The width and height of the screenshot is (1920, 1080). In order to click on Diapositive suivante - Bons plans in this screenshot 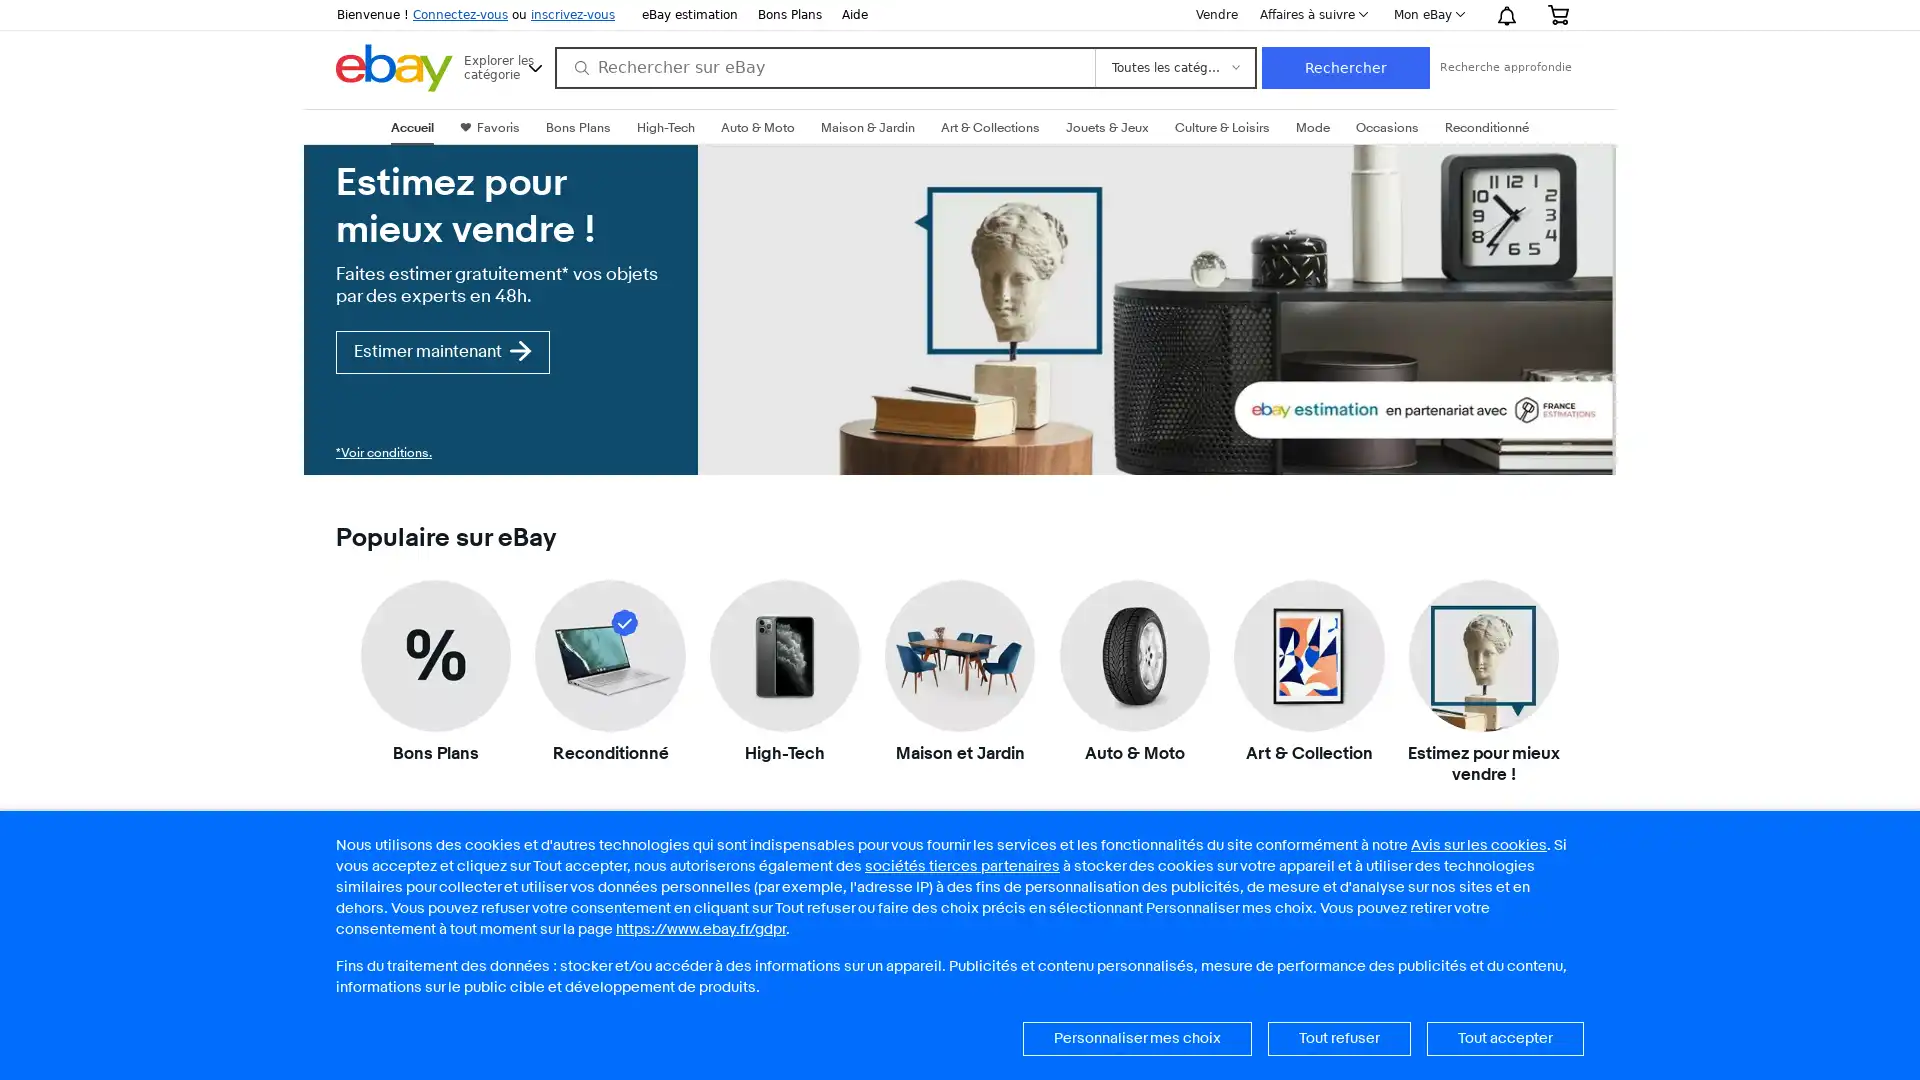, I will do `click(1567, 1052)`.